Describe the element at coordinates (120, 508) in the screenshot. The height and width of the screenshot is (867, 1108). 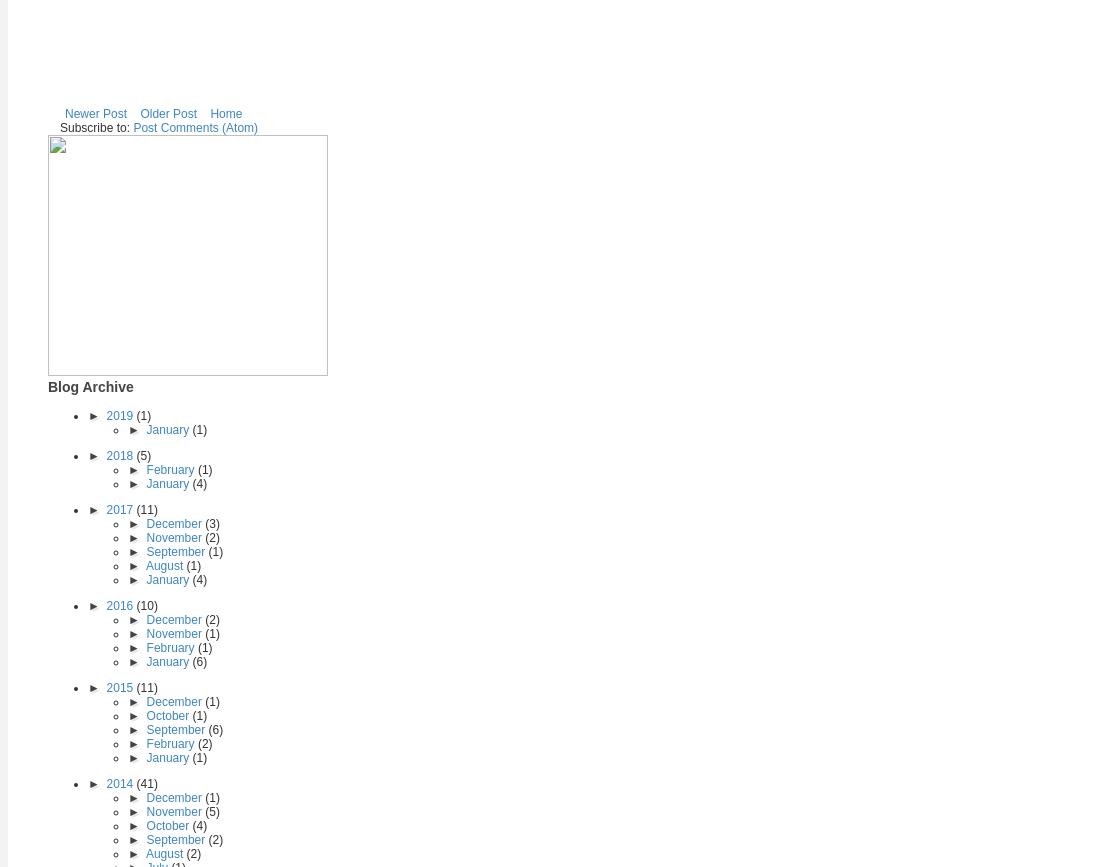
I see `'2017'` at that location.